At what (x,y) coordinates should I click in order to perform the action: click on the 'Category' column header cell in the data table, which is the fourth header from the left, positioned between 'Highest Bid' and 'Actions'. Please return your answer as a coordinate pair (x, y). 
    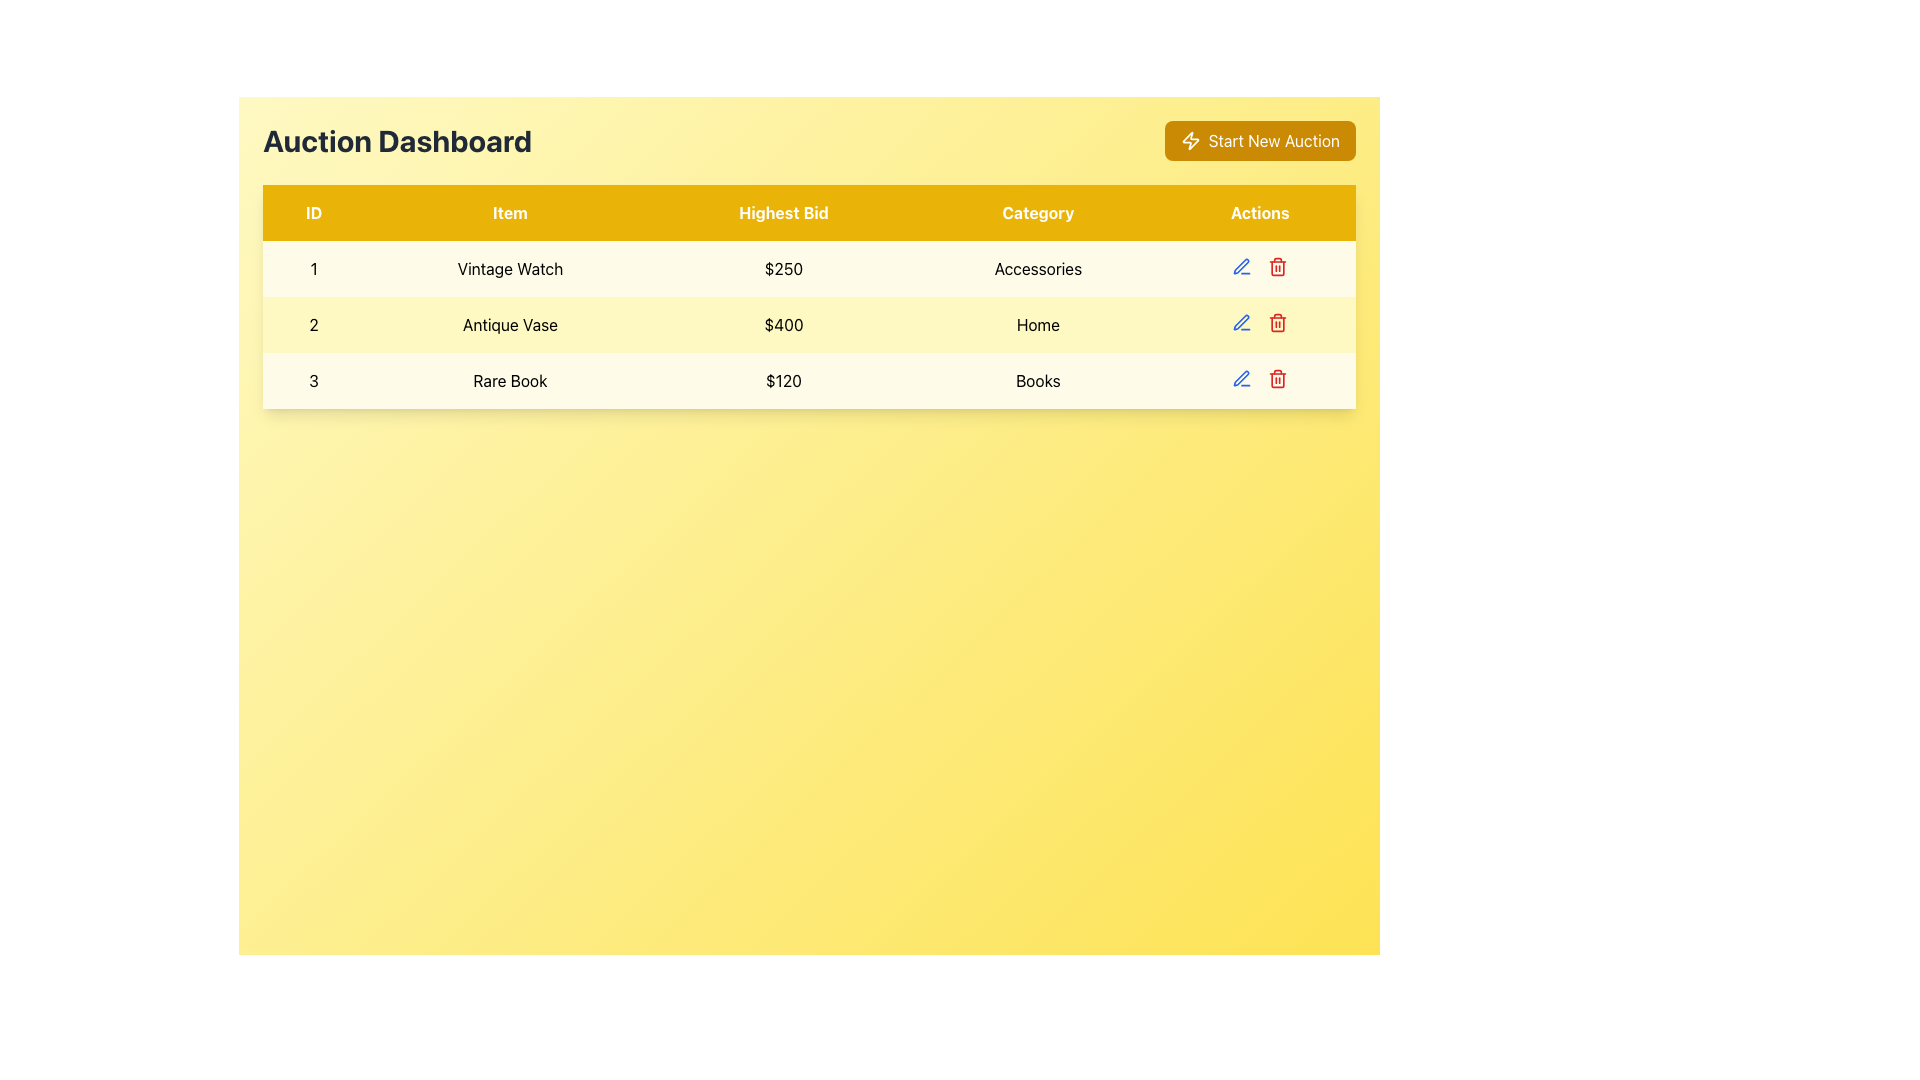
    Looking at the image, I should click on (1038, 212).